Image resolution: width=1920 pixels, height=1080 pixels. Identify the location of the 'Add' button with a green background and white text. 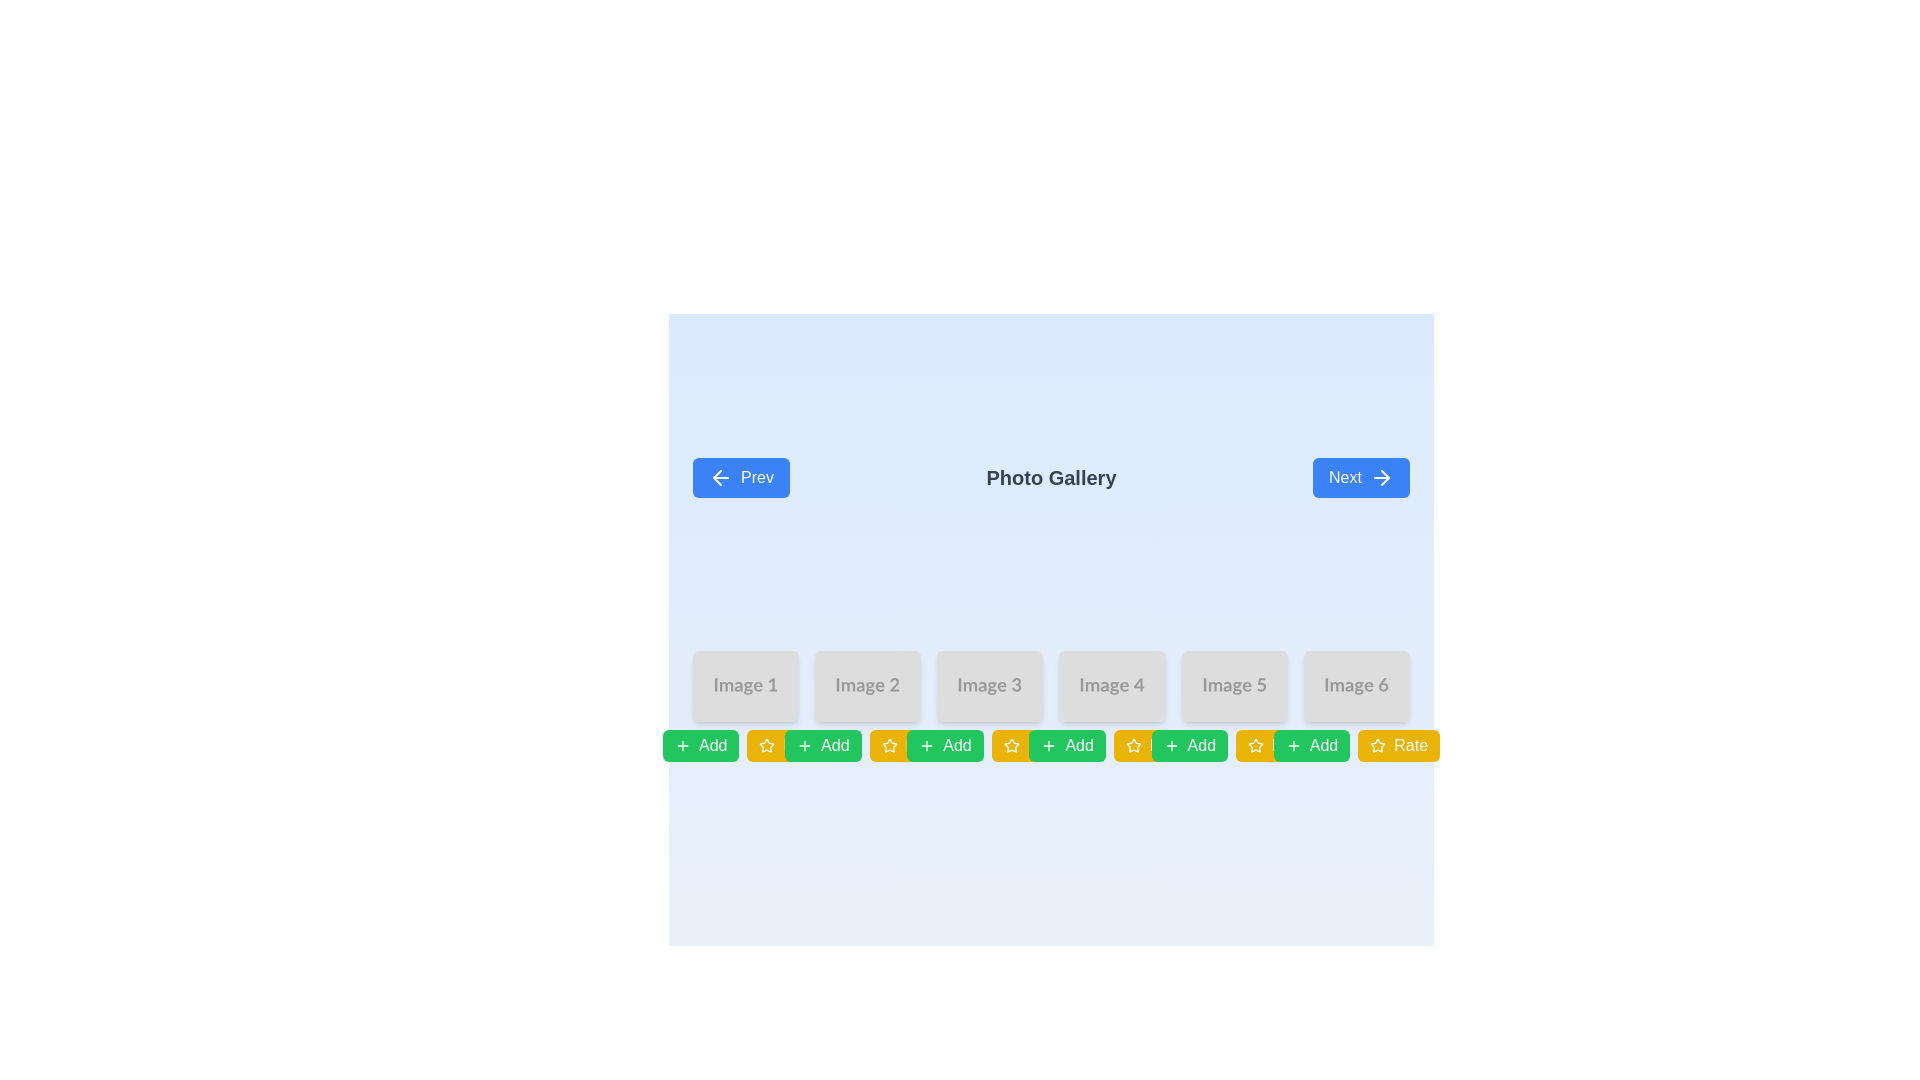
(701, 745).